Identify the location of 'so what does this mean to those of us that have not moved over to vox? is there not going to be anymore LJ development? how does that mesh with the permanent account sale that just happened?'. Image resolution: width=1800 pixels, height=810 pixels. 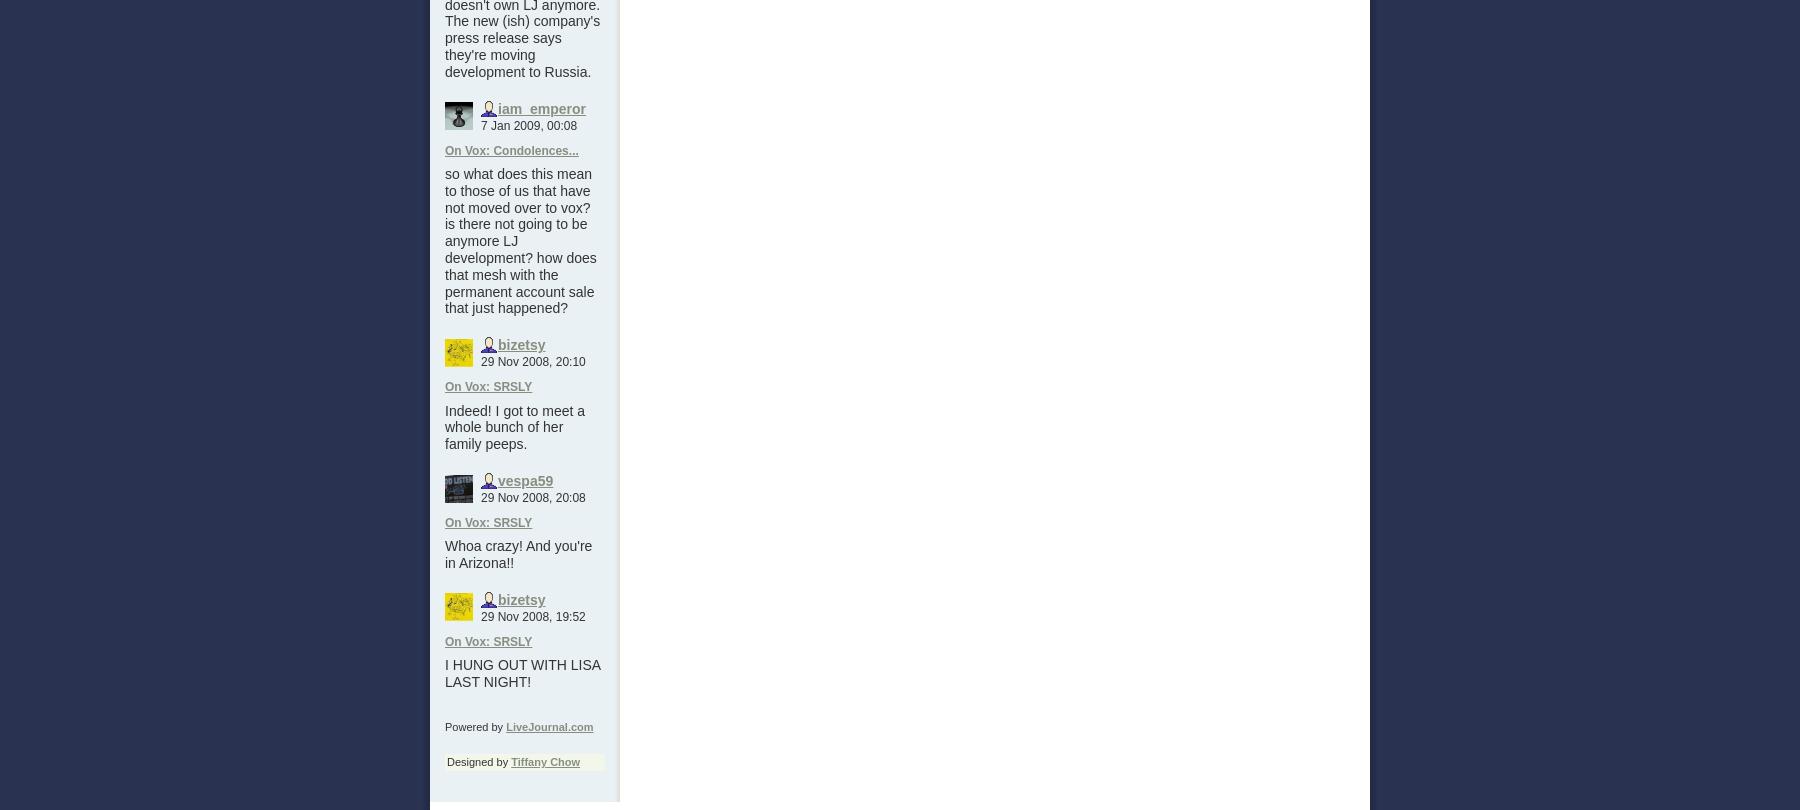
(519, 239).